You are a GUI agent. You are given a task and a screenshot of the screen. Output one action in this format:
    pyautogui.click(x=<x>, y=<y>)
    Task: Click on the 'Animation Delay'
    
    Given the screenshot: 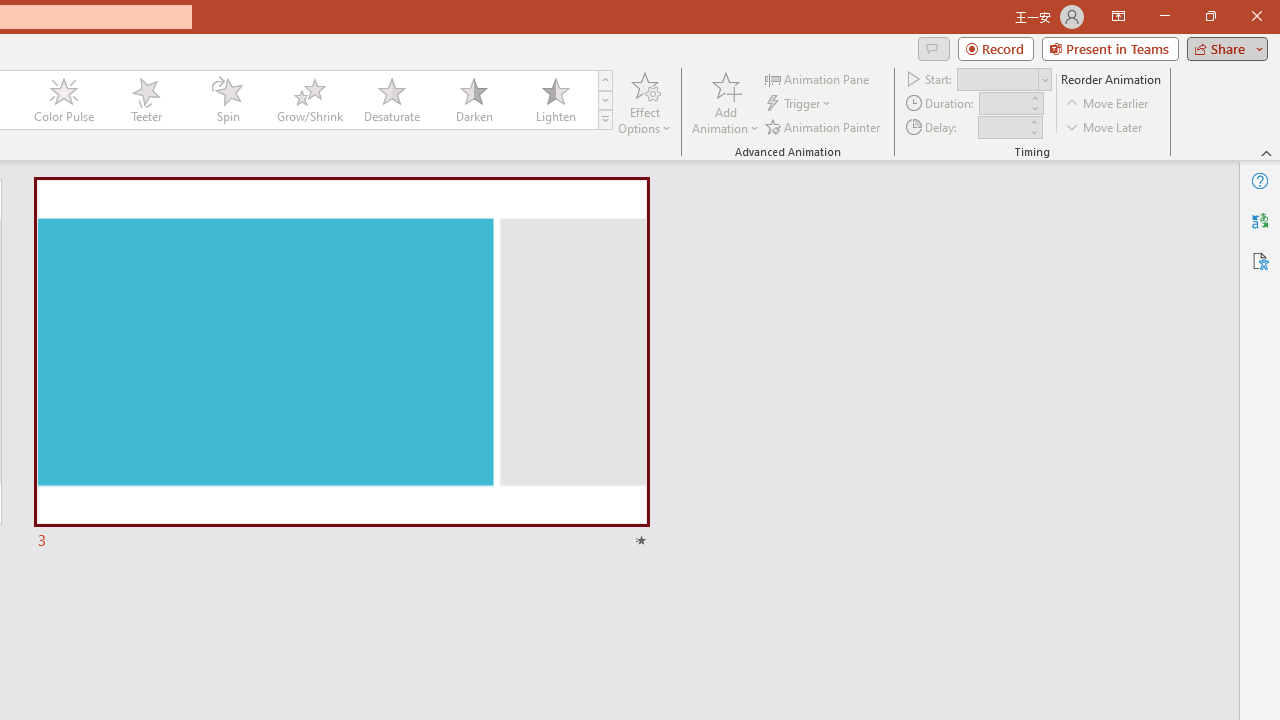 What is the action you would take?
    pyautogui.click(x=1002, y=127)
    